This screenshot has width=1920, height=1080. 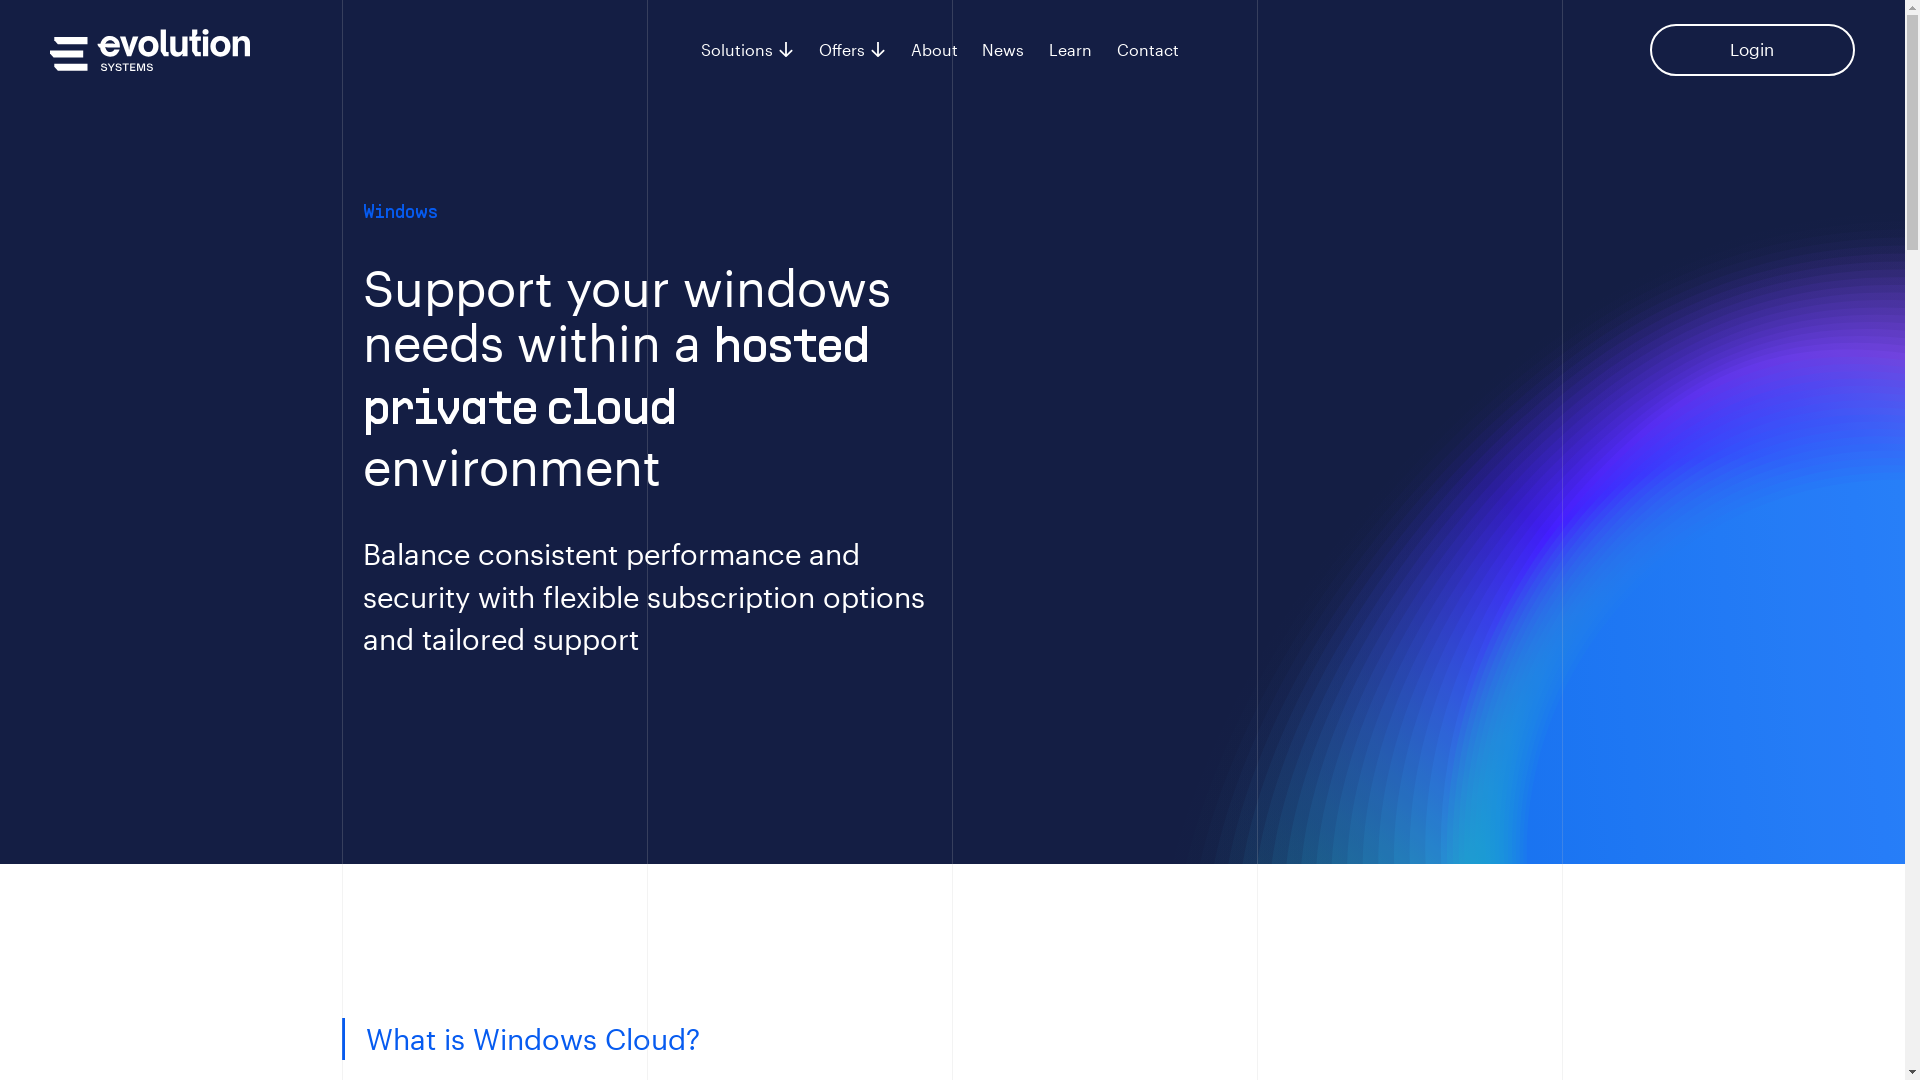 I want to click on 'Contact', so click(x=1147, y=49).